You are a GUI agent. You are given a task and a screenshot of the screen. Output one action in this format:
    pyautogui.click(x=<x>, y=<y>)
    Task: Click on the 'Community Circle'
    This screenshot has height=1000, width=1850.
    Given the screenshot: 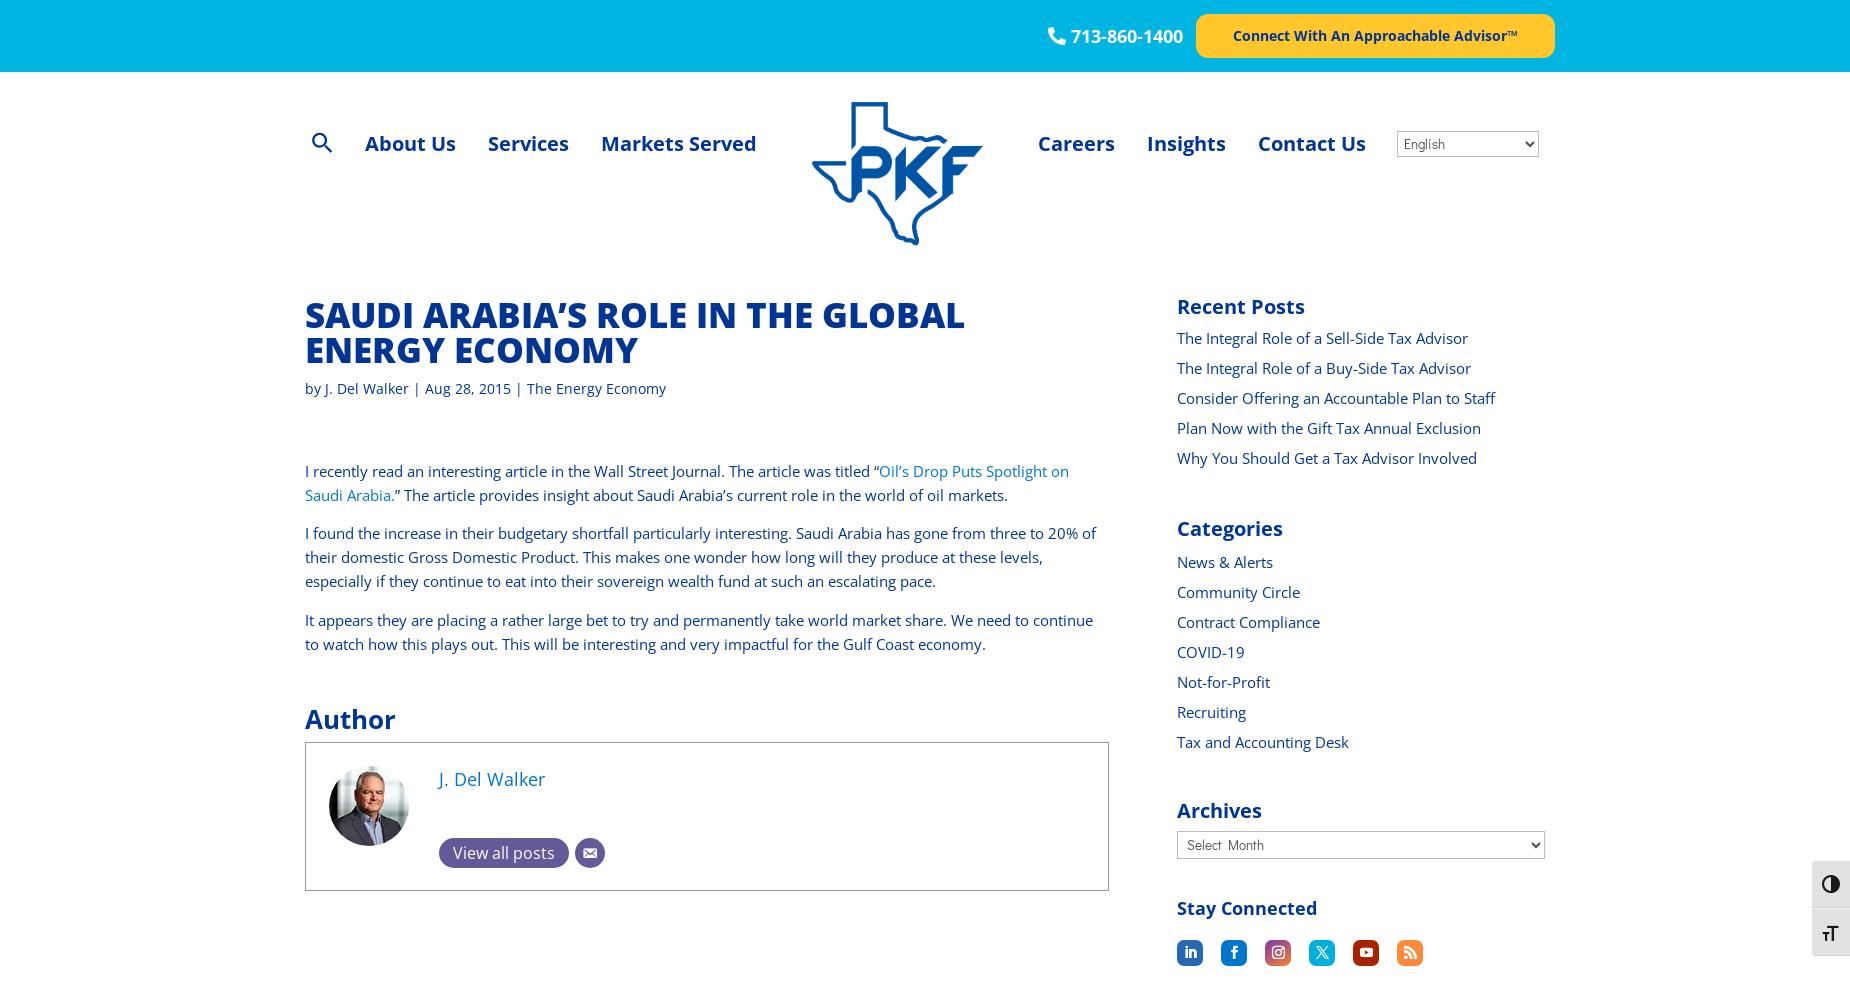 What is the action you would take?
    pyautogui.click(x=1237, y=590)
    